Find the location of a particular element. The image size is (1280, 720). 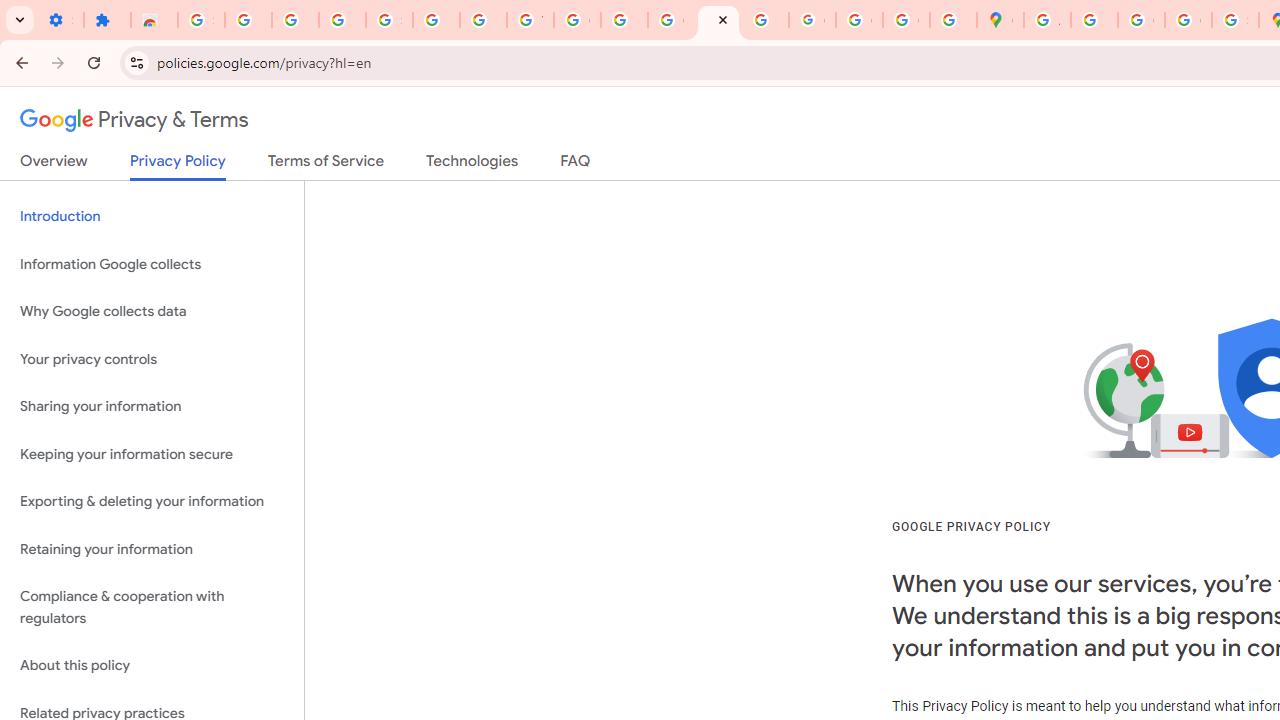

'Compliance & cooperation with regulators' is located at coordinates (151, 607).